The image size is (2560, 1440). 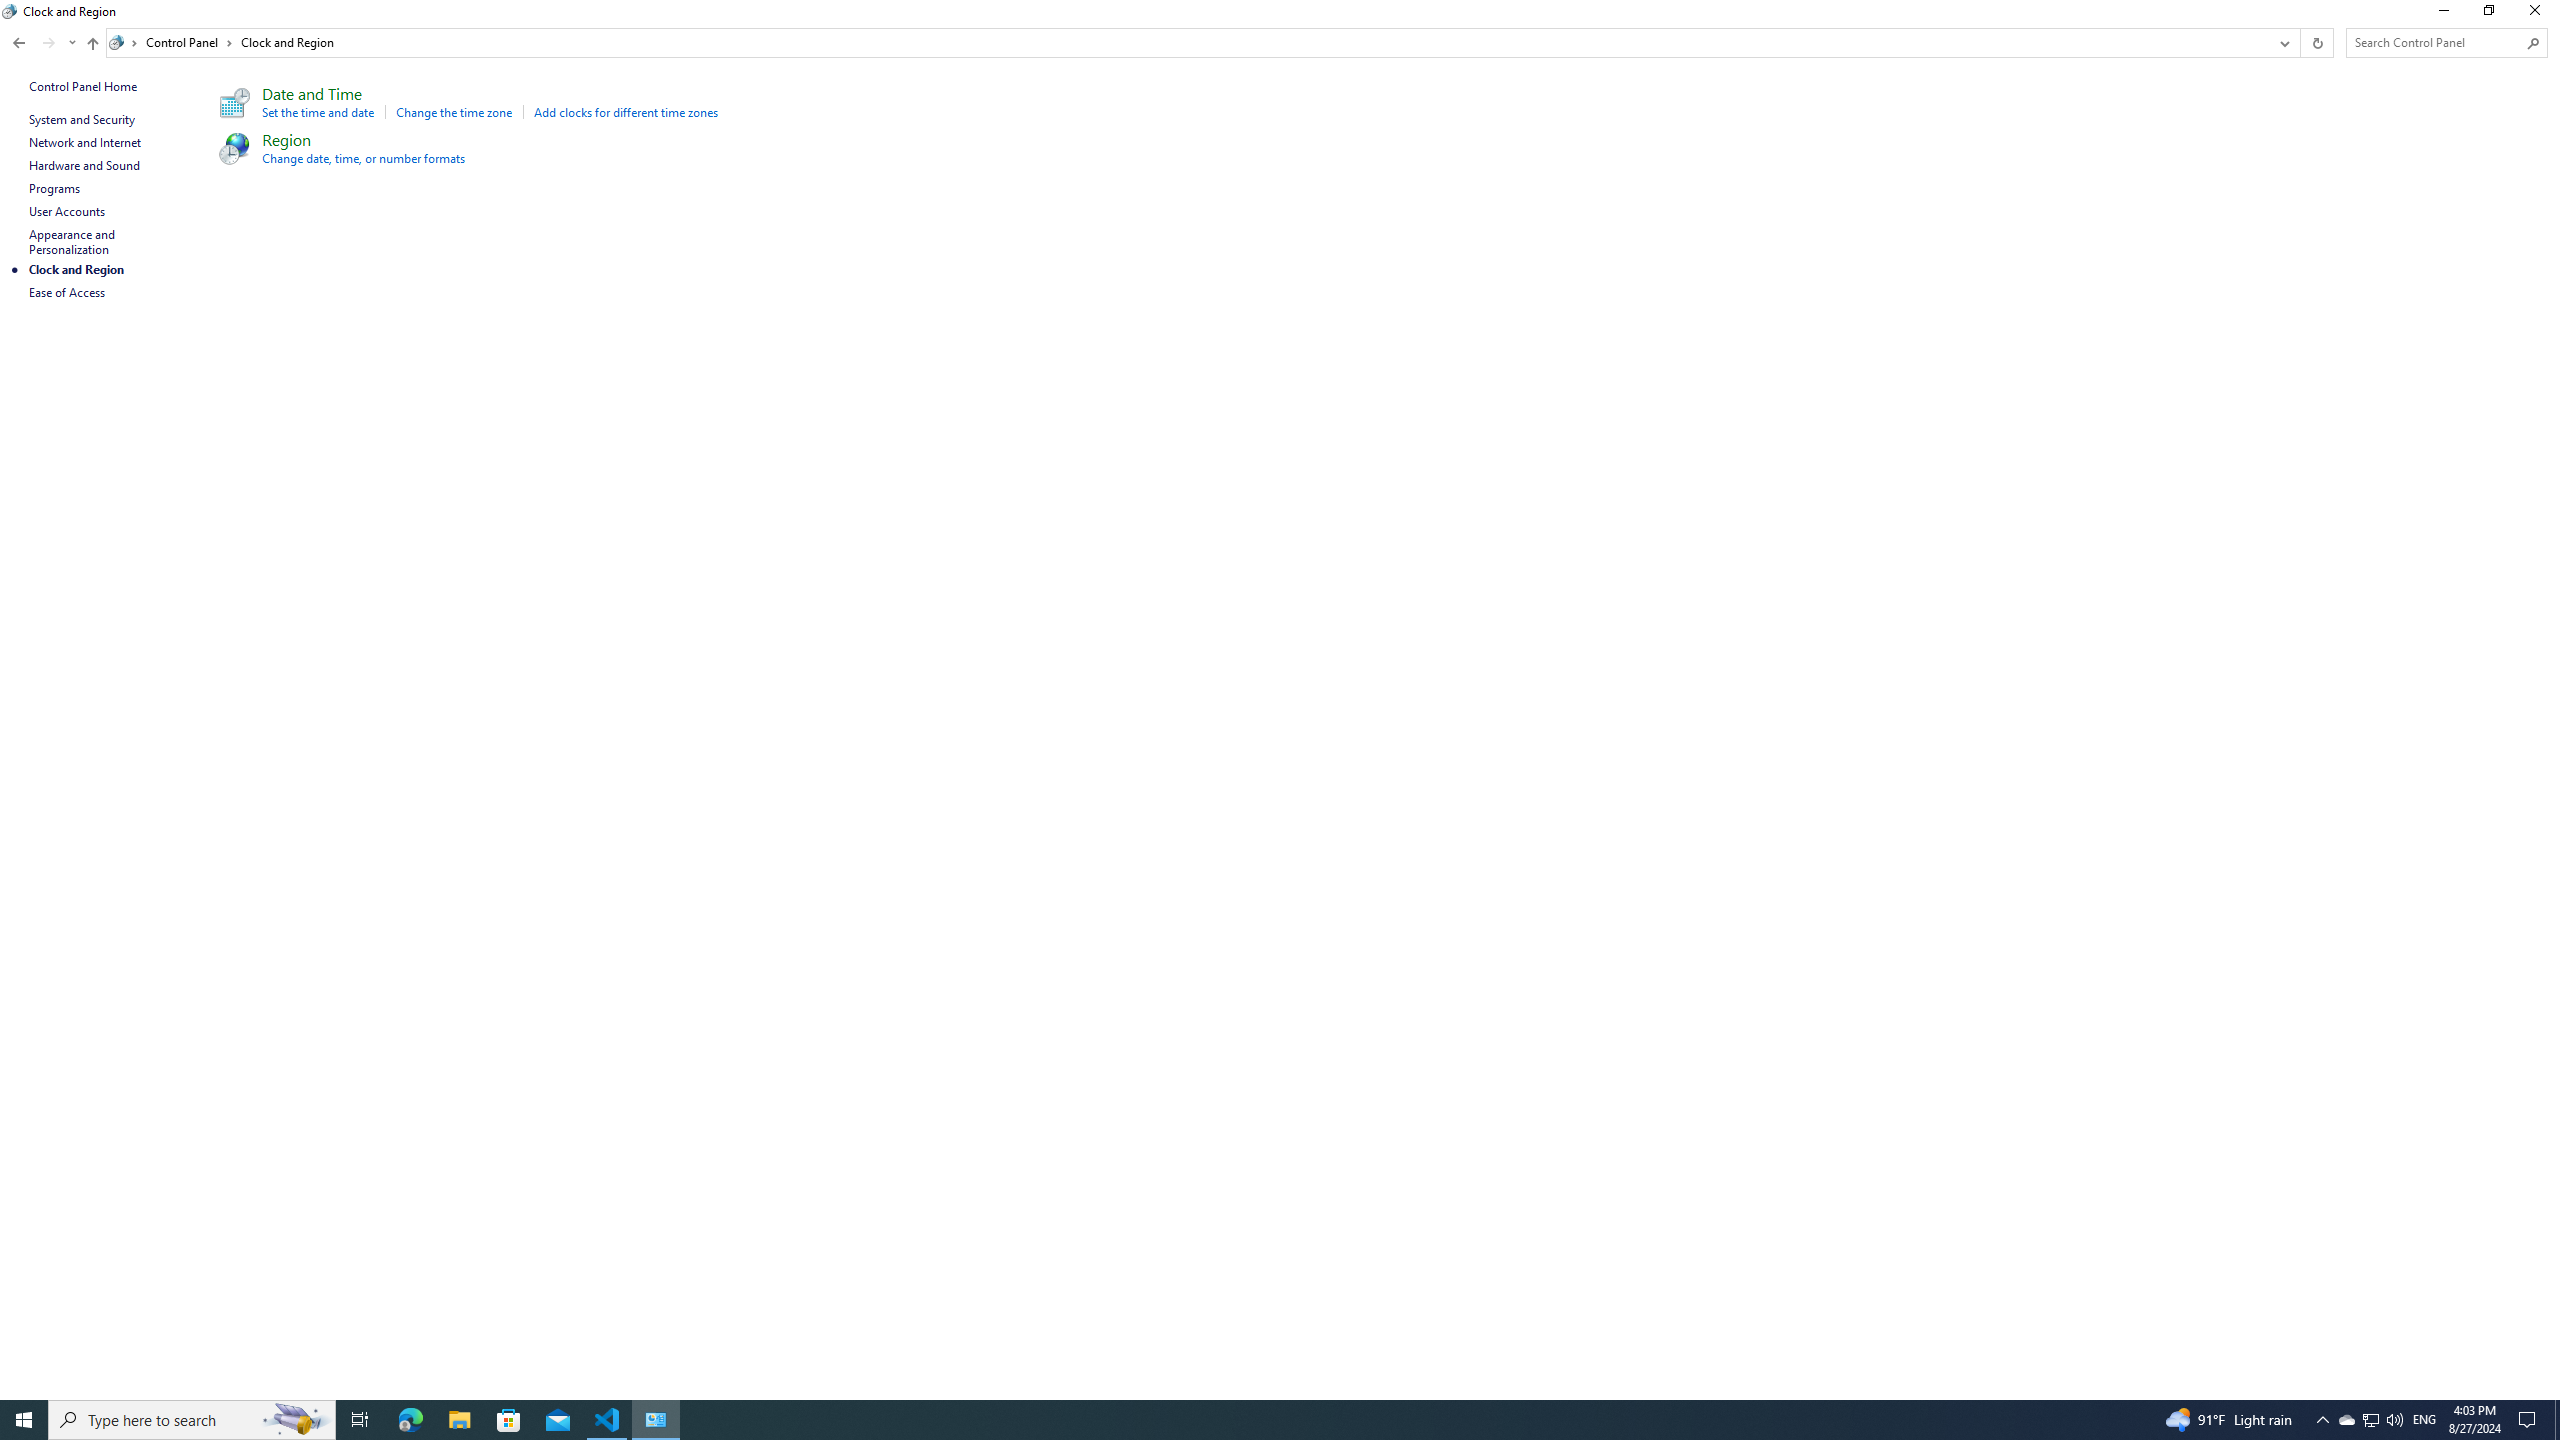 I want to click on 'Ease of Access', so click(x=66, y=291).